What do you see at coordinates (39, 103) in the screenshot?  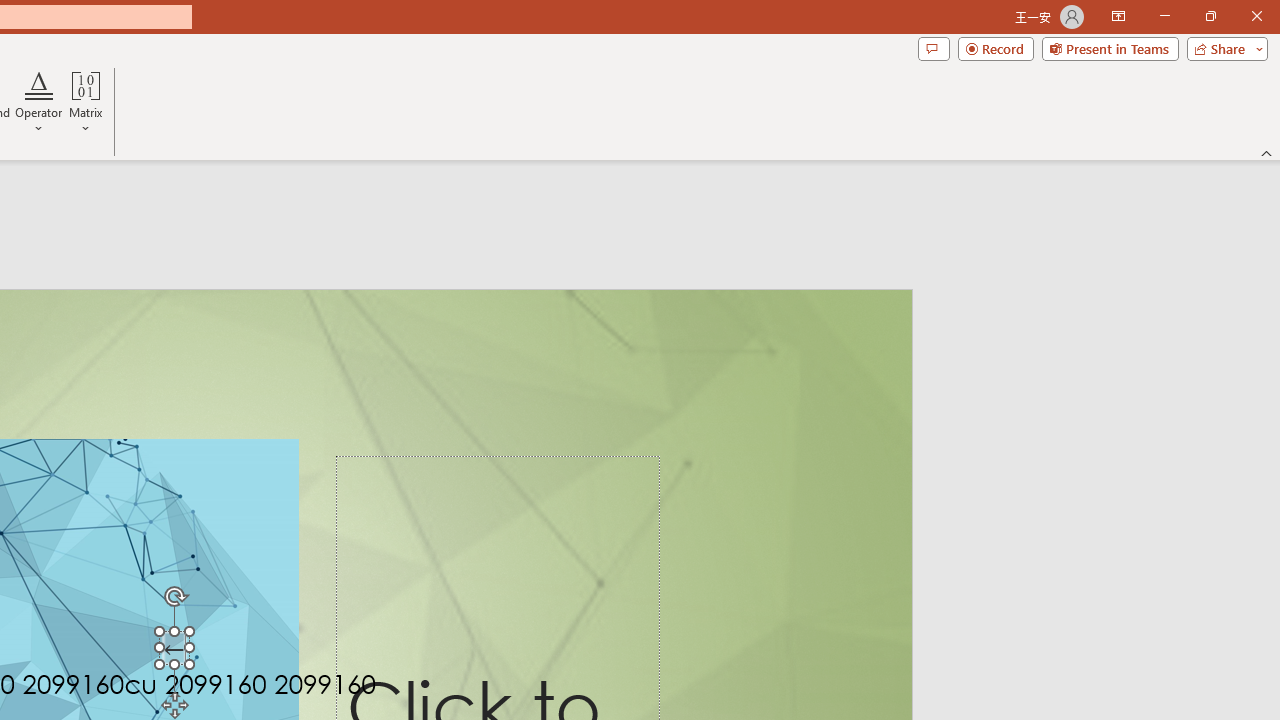 I see `'Operator'` at bounding box center [39, 103].